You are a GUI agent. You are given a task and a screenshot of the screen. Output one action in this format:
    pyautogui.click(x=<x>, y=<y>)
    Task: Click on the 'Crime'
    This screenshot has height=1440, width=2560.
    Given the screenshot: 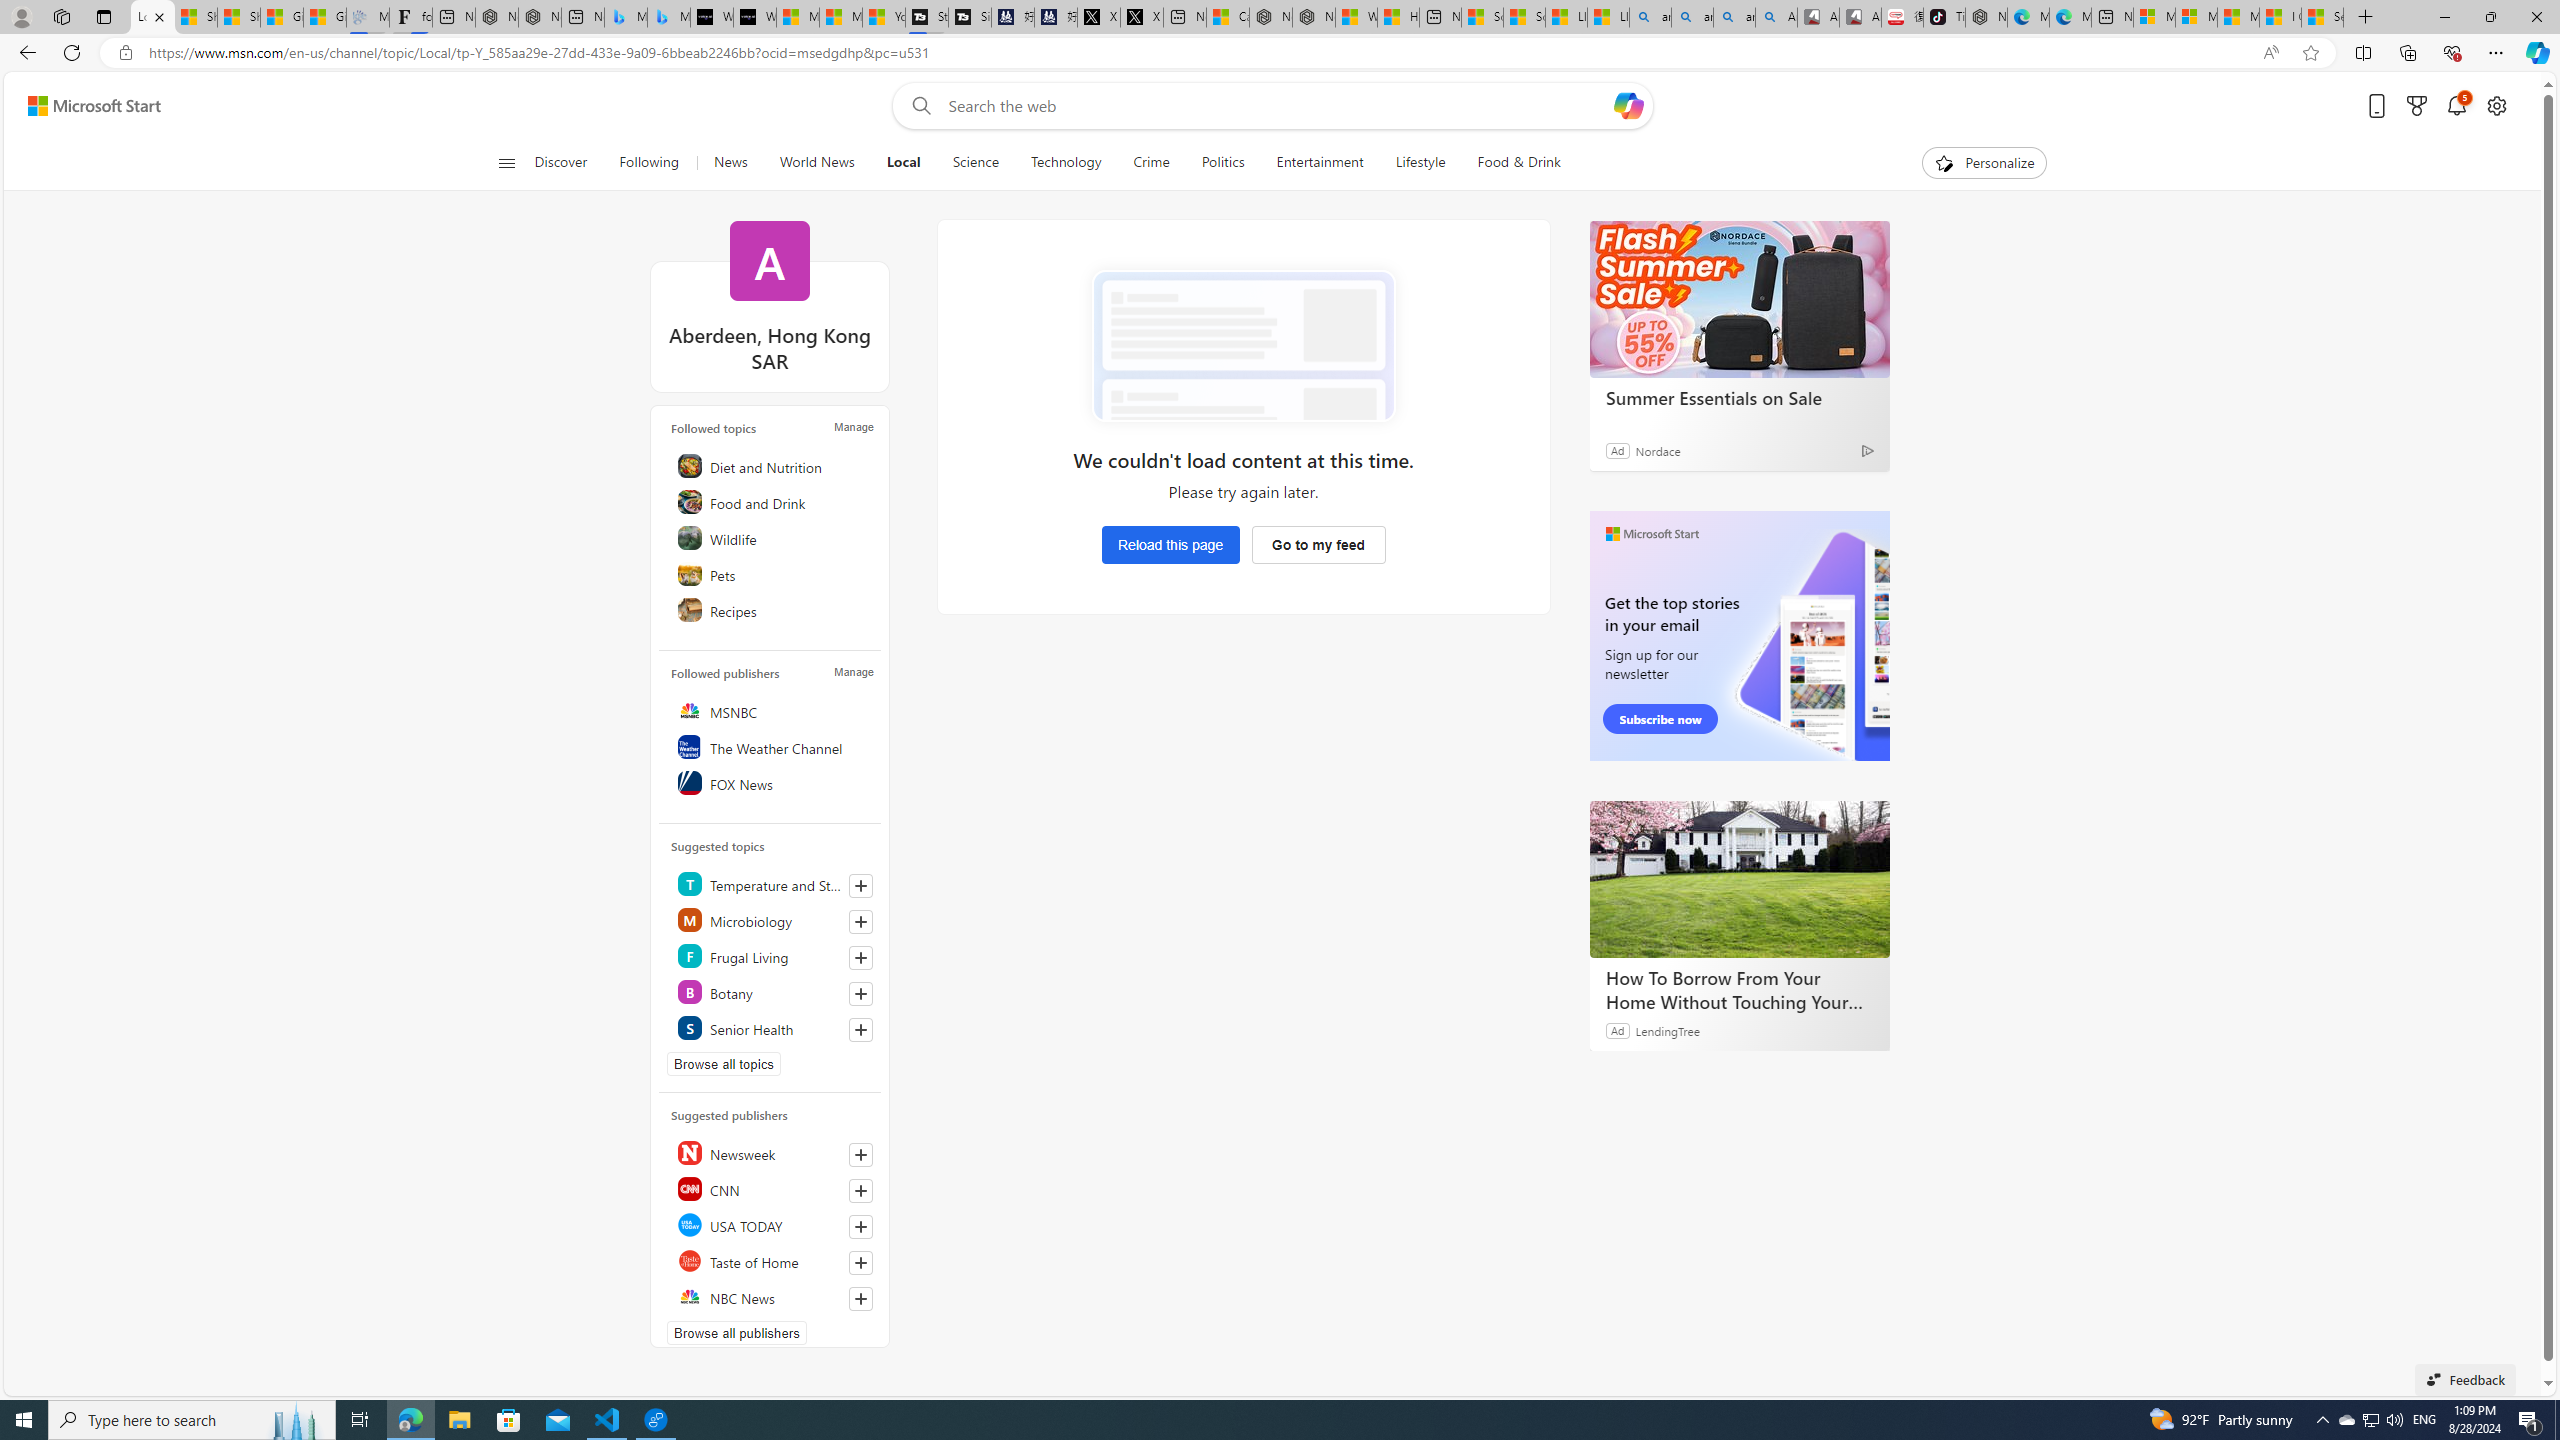 What is the action you would take?
    pyautogui.click(x=1151, y=162)
    